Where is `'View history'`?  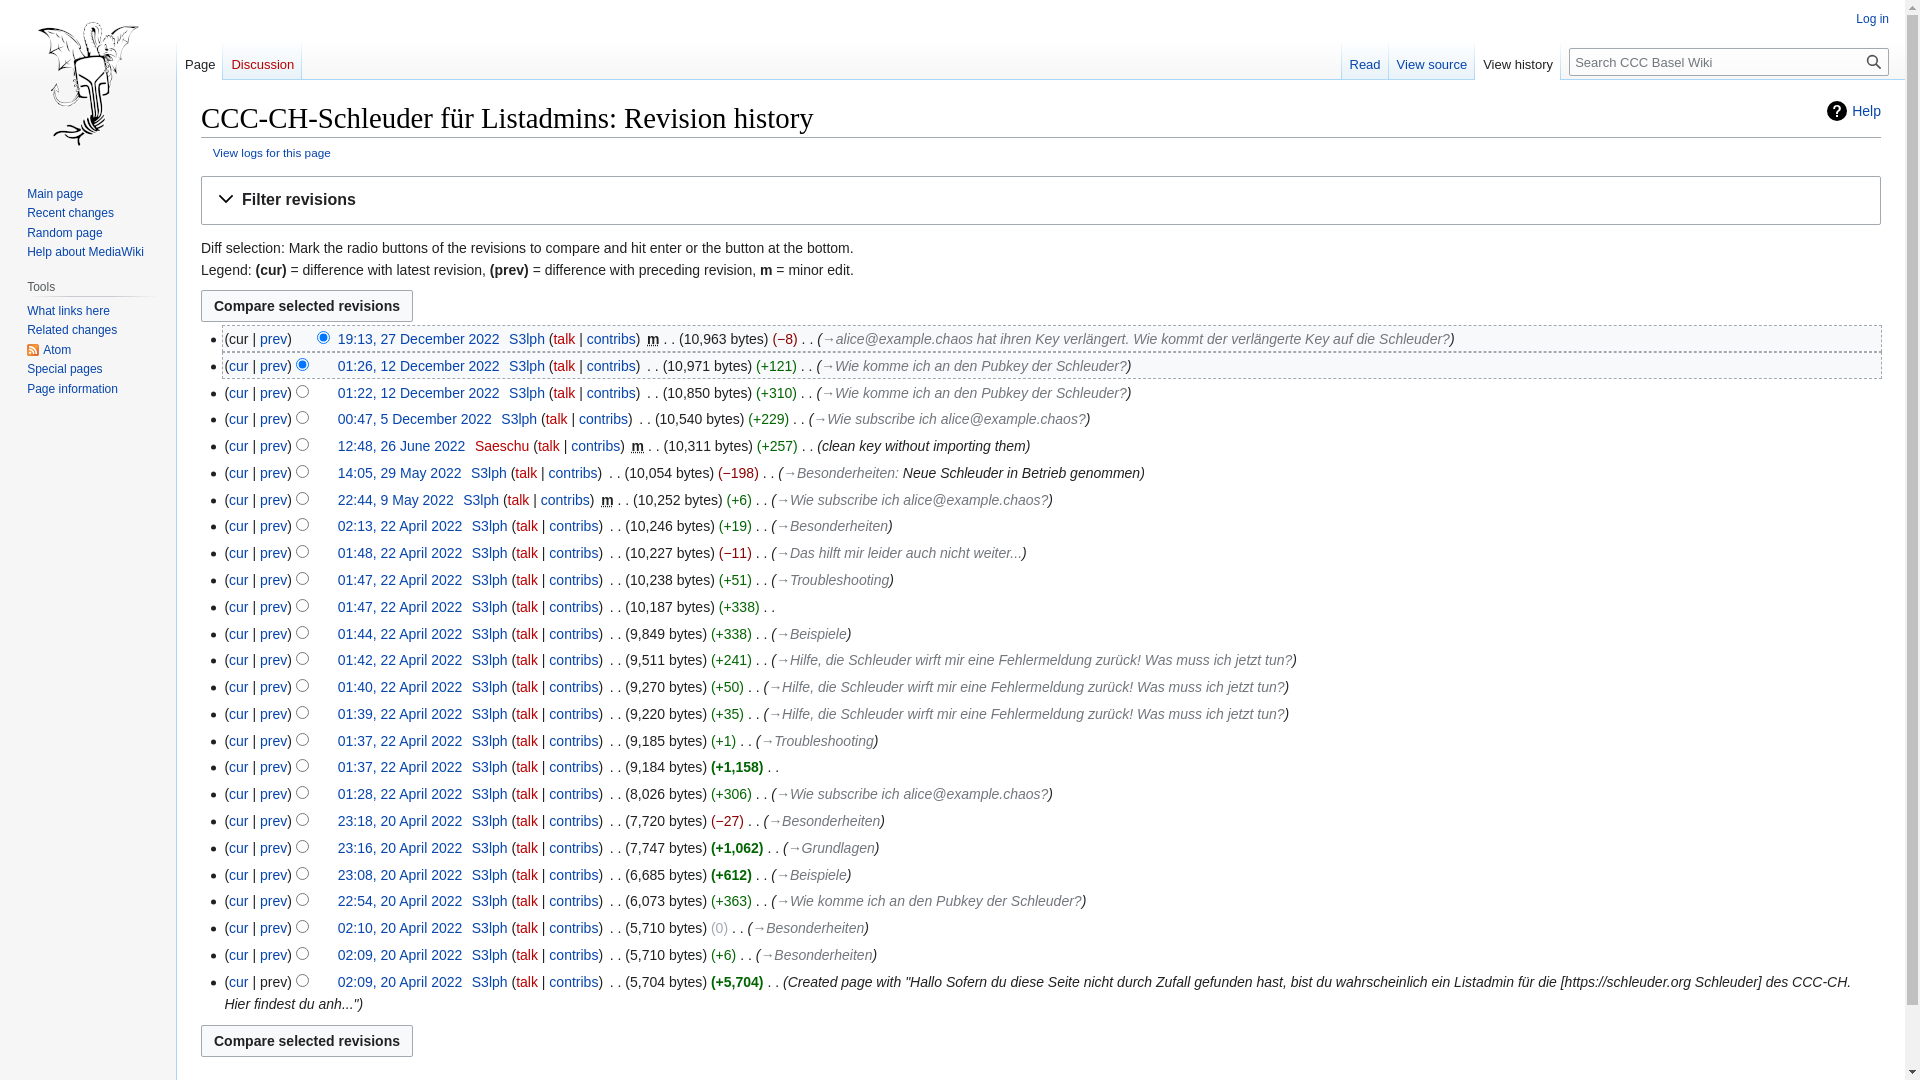 'View history' is located at coordinates (1517, 59).